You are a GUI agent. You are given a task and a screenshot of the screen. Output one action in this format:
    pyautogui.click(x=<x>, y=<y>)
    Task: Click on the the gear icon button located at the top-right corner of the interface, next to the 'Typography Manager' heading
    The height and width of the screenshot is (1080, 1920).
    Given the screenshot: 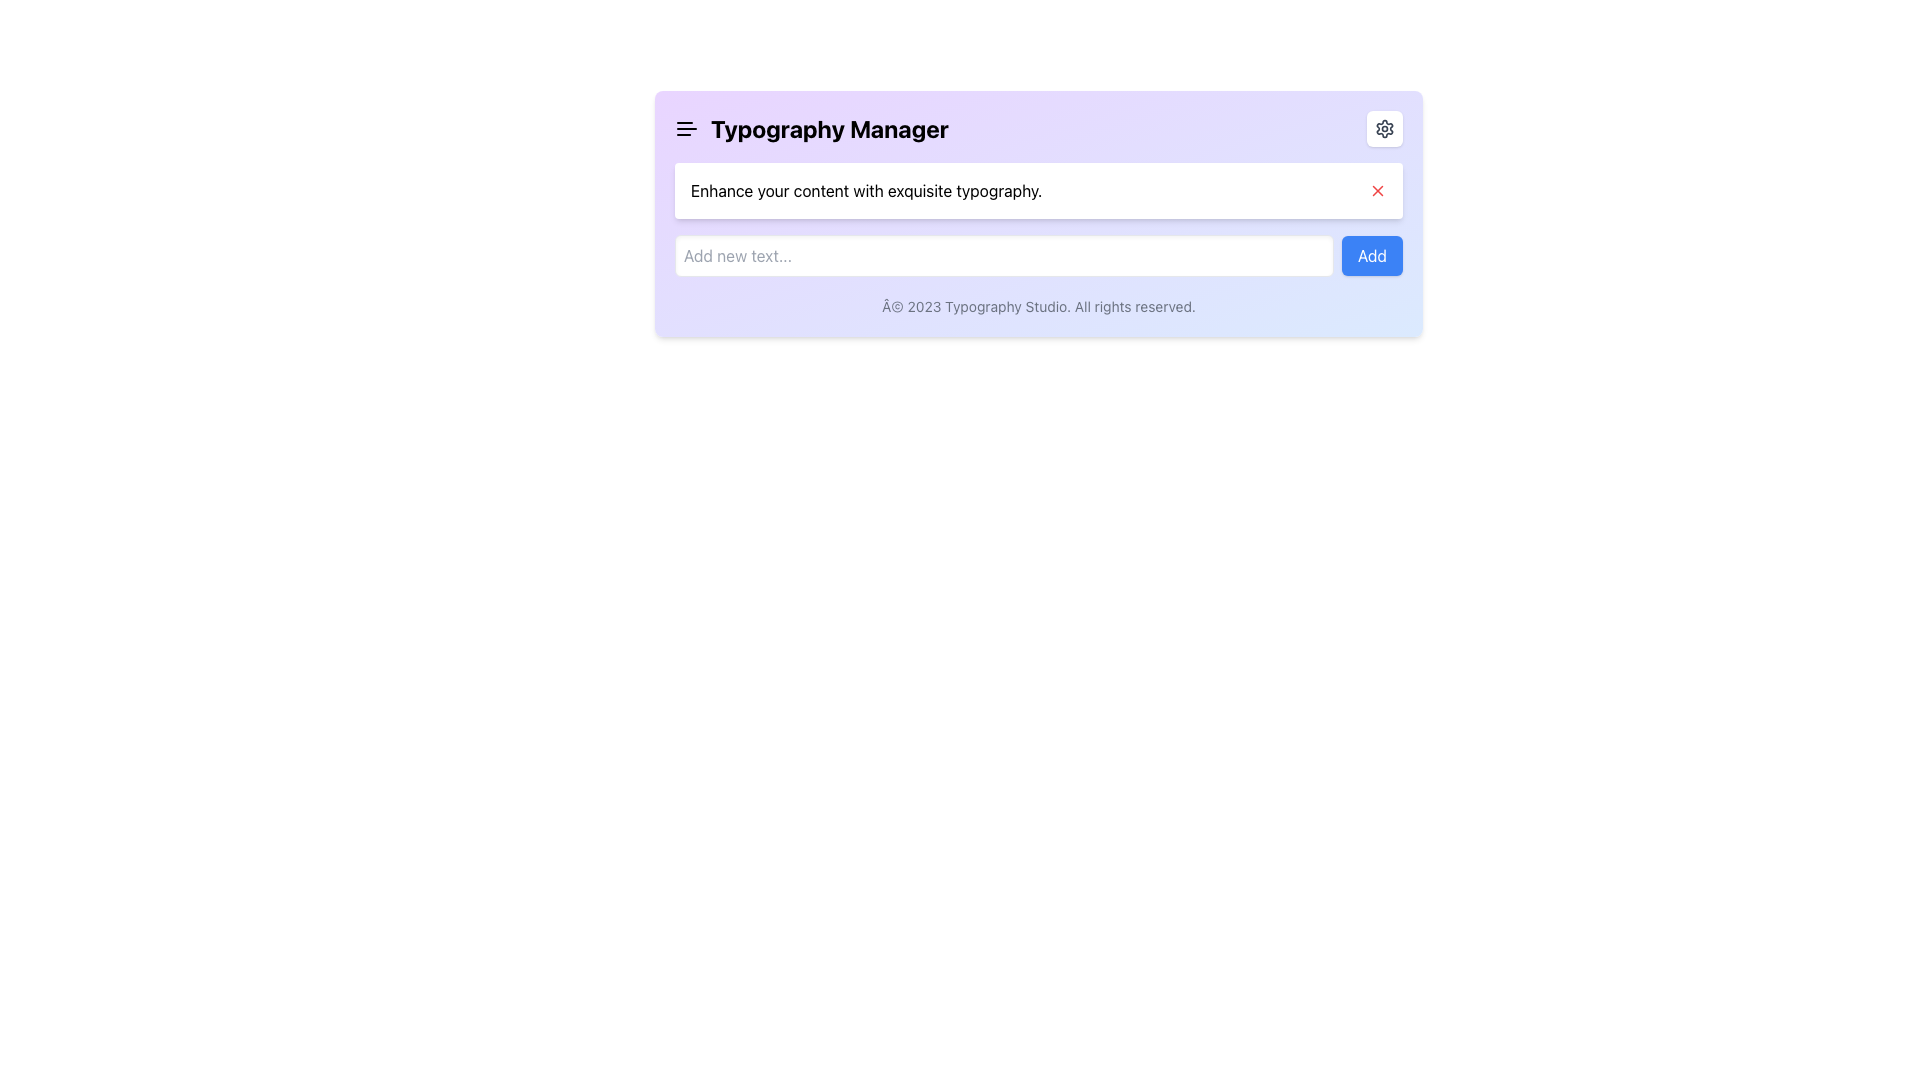 What is the action you would take?
    pyautogui.click(x=1384, y=128)
    